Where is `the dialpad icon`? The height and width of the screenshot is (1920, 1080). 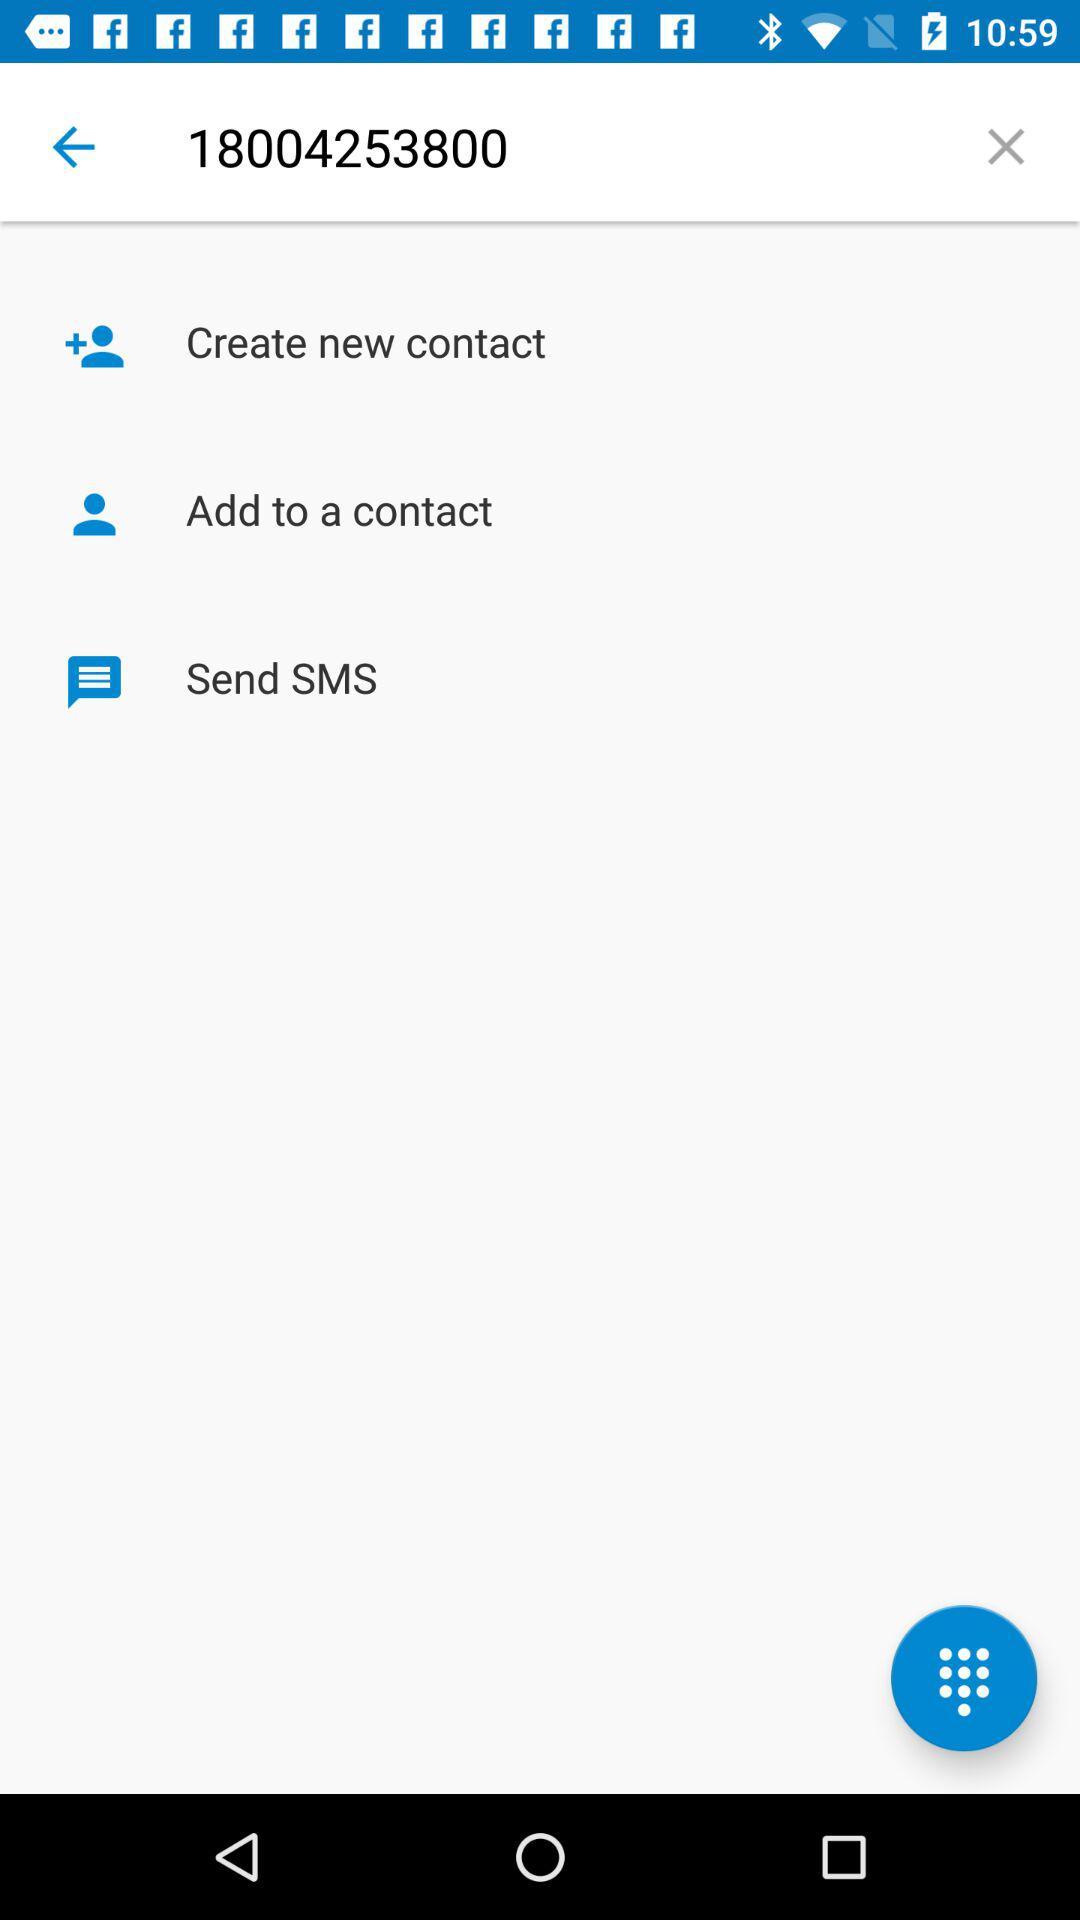 the dialpad icon is located at coordinates (963, 1678).